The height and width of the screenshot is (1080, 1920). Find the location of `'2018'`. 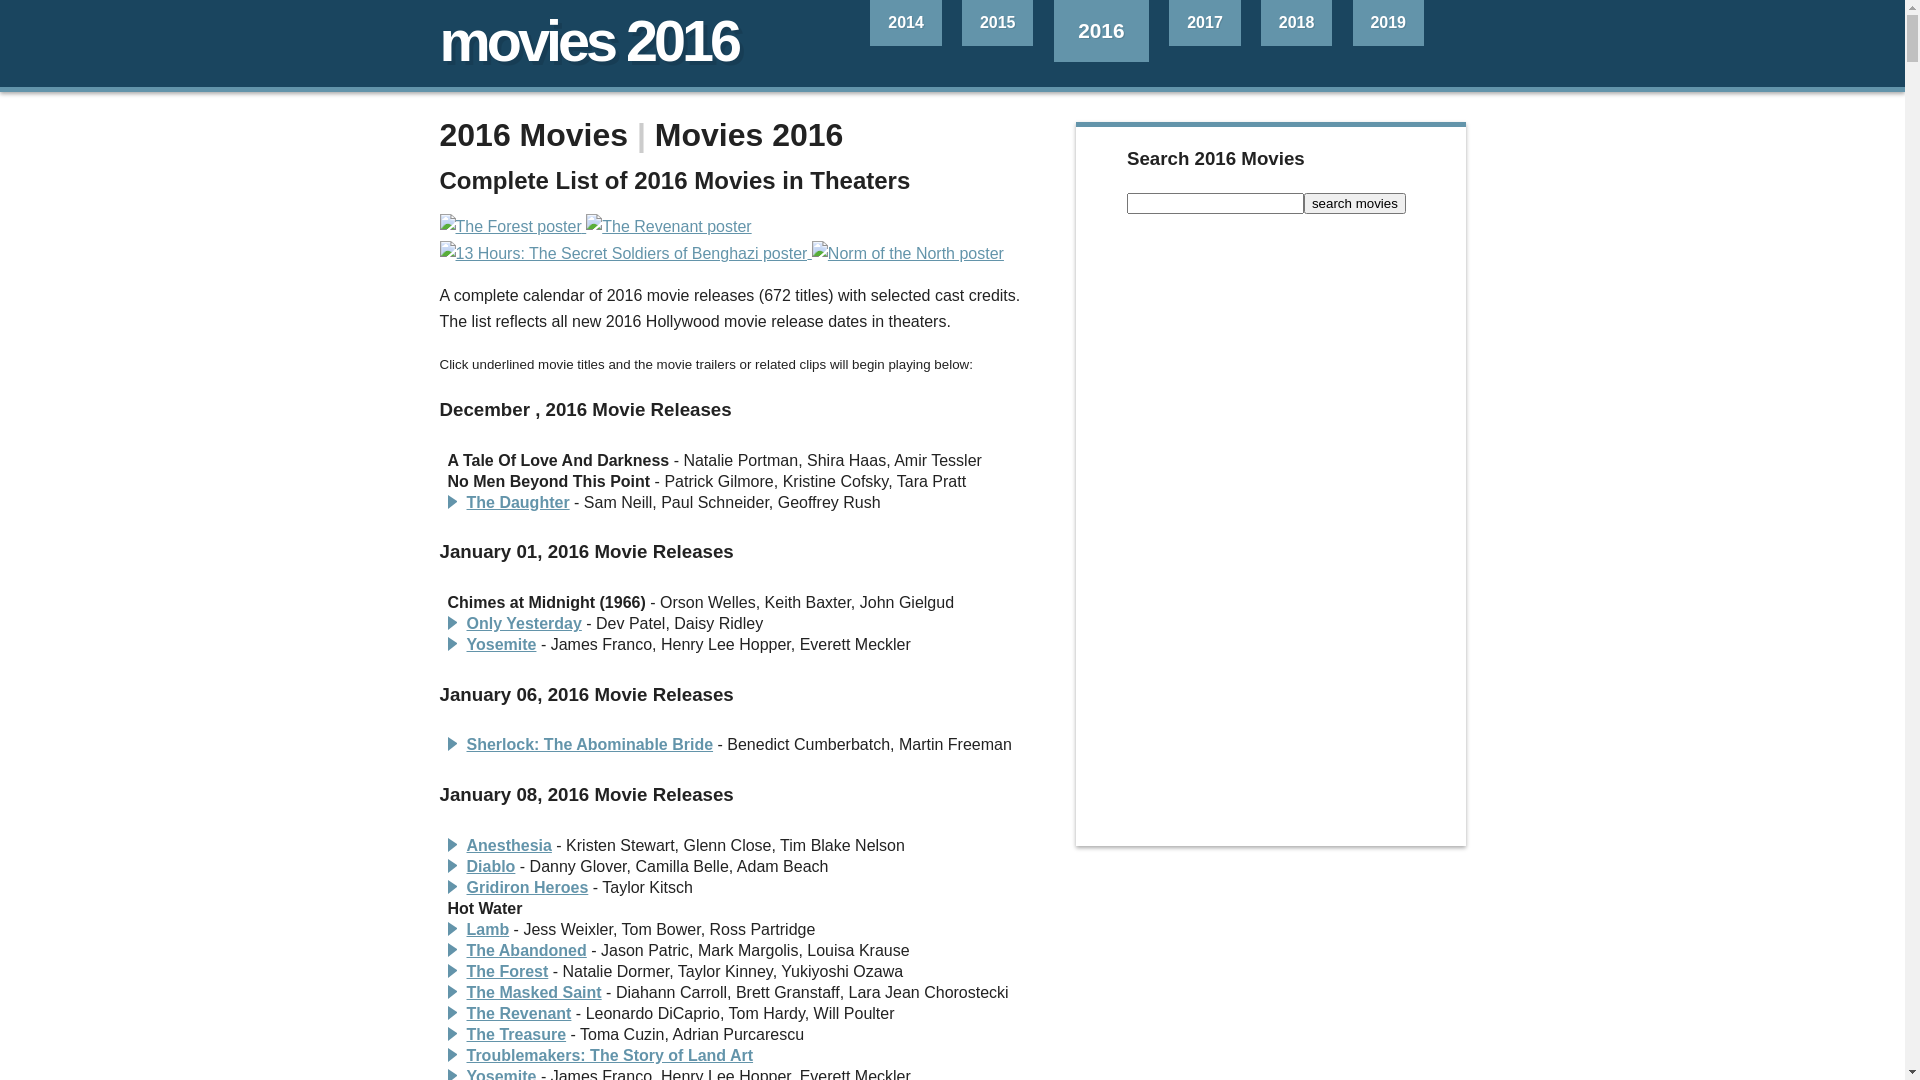

'2018' is located at coordinates (1296, 23).